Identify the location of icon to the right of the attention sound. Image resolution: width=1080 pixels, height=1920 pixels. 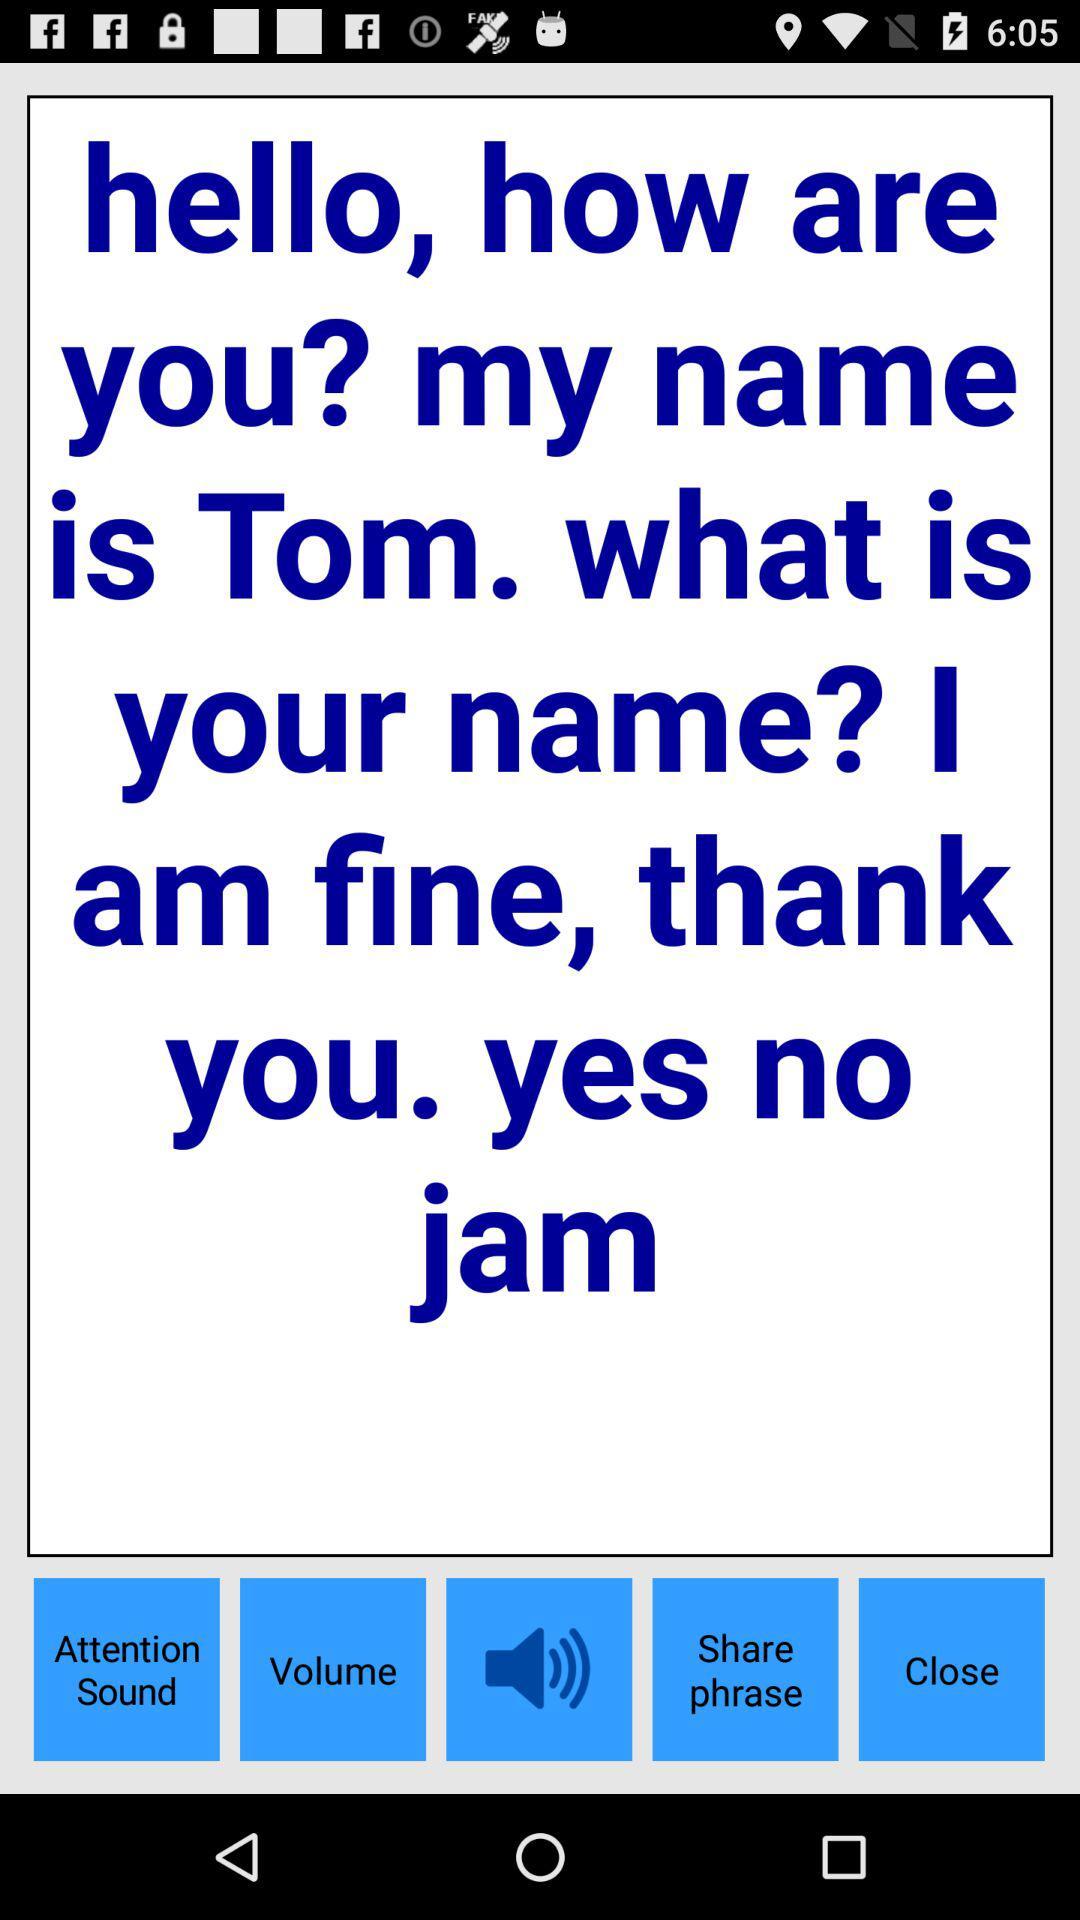
(331, 1669).